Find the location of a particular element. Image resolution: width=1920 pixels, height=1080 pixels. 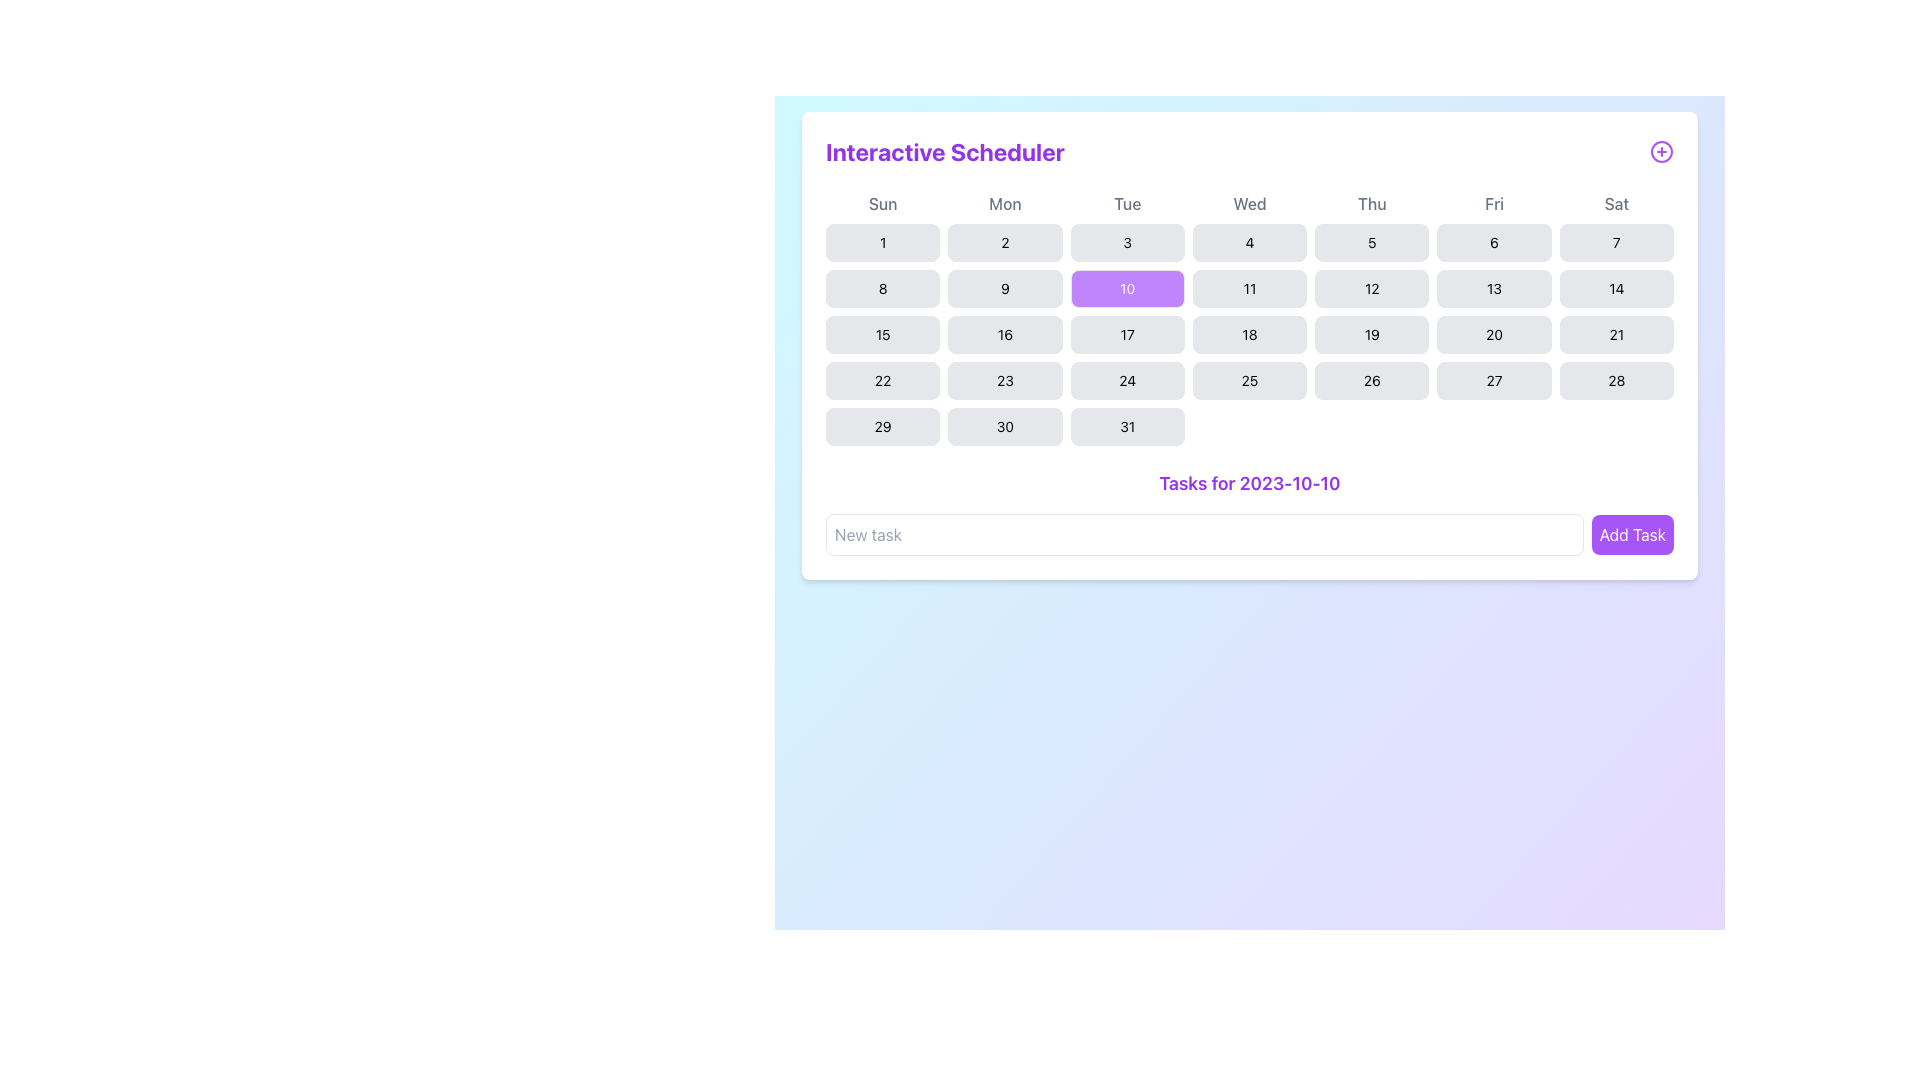

the interactive calendar date button representing the date '29' to change its background color is located at coordinates (882, 426).